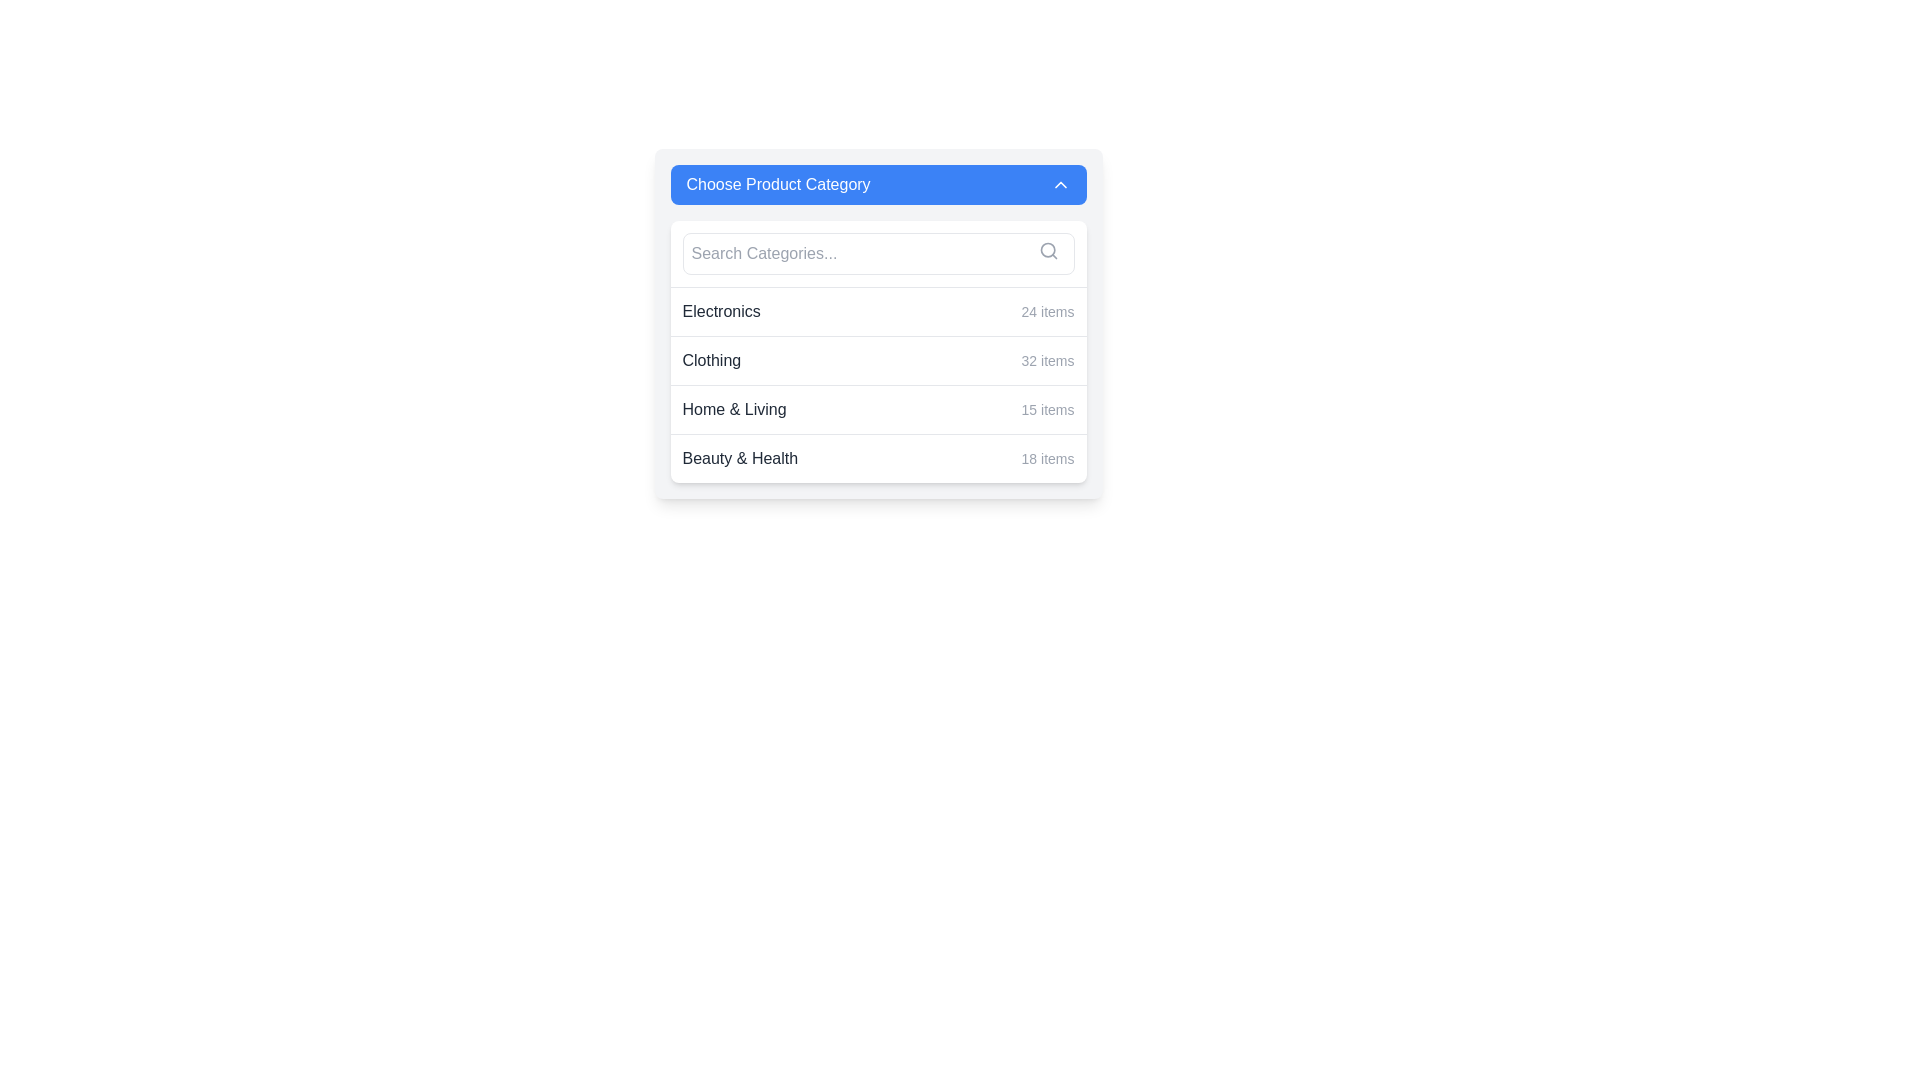  I want to click on the circular gray search icon element located in the top-right section of the search input field, so click(1046, 249).